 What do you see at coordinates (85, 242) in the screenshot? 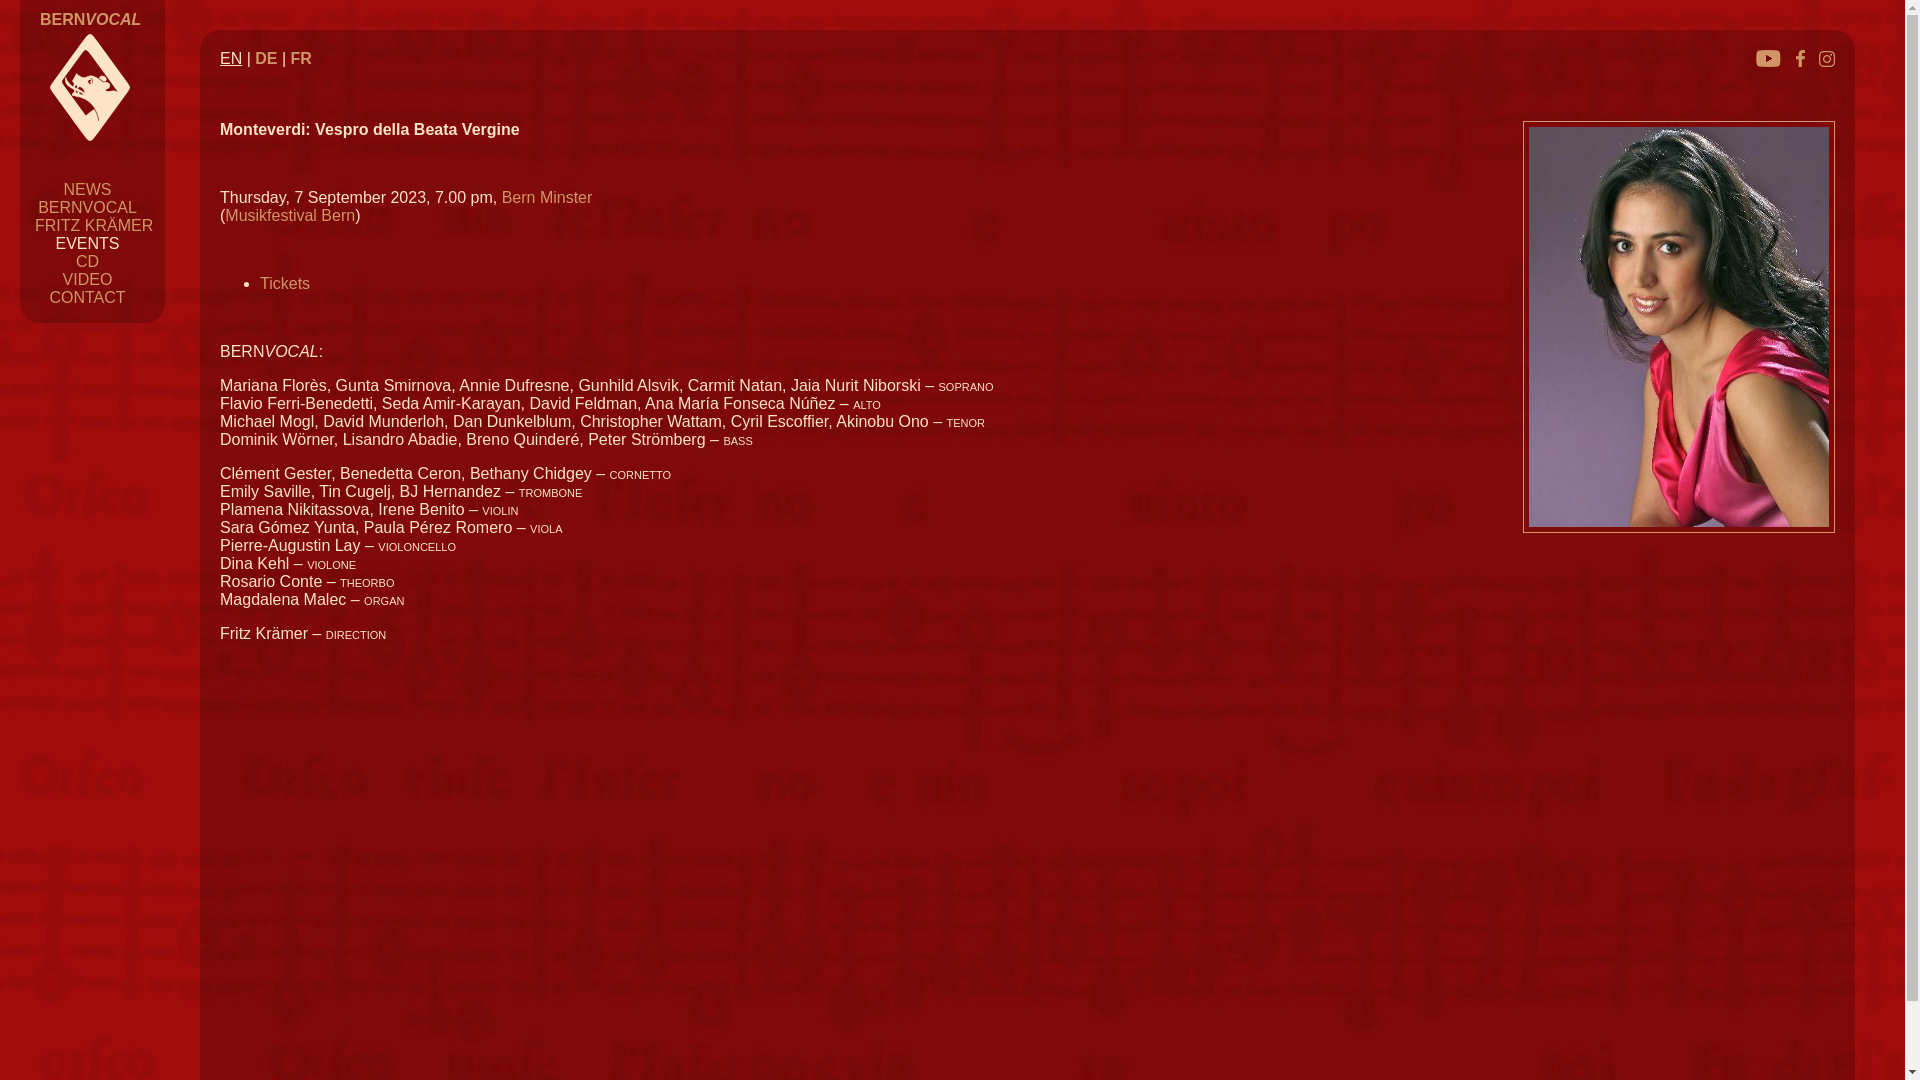
I see `'EVENTS'` at bounding box center [85, 242].